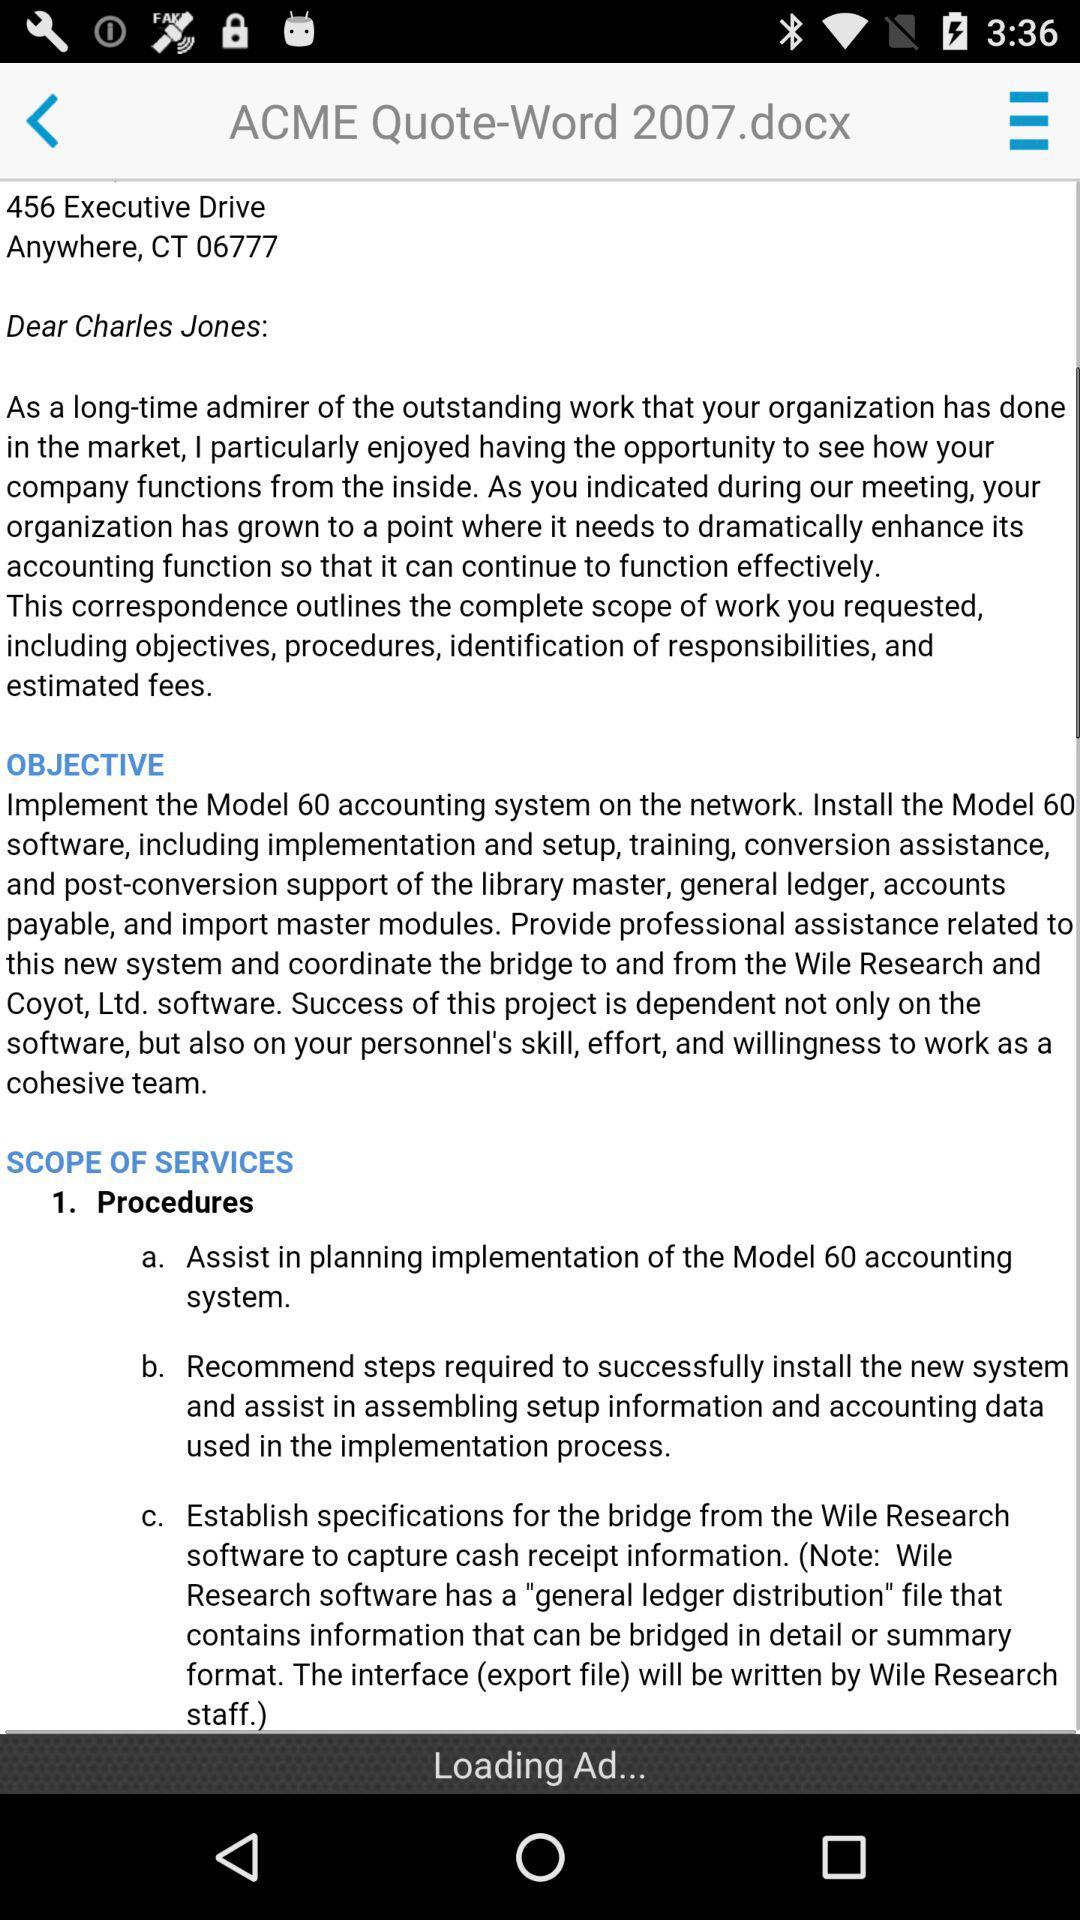 The width and height of the screenshot is (1080, 1920). I want to click on setting, so click(1028, 119).